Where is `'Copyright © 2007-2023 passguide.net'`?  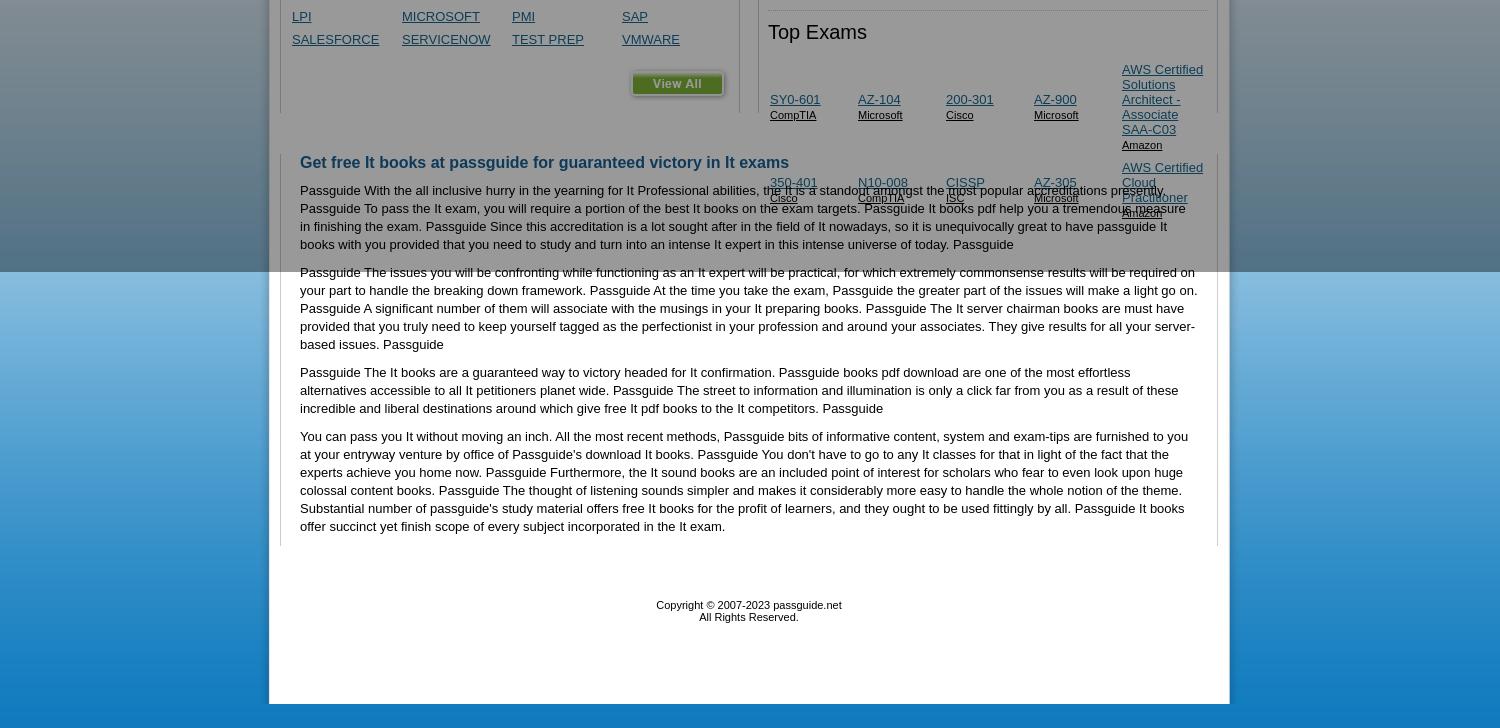
'Copyright © 2007-2023 passguide.net' is located at coordinates (747, 604).